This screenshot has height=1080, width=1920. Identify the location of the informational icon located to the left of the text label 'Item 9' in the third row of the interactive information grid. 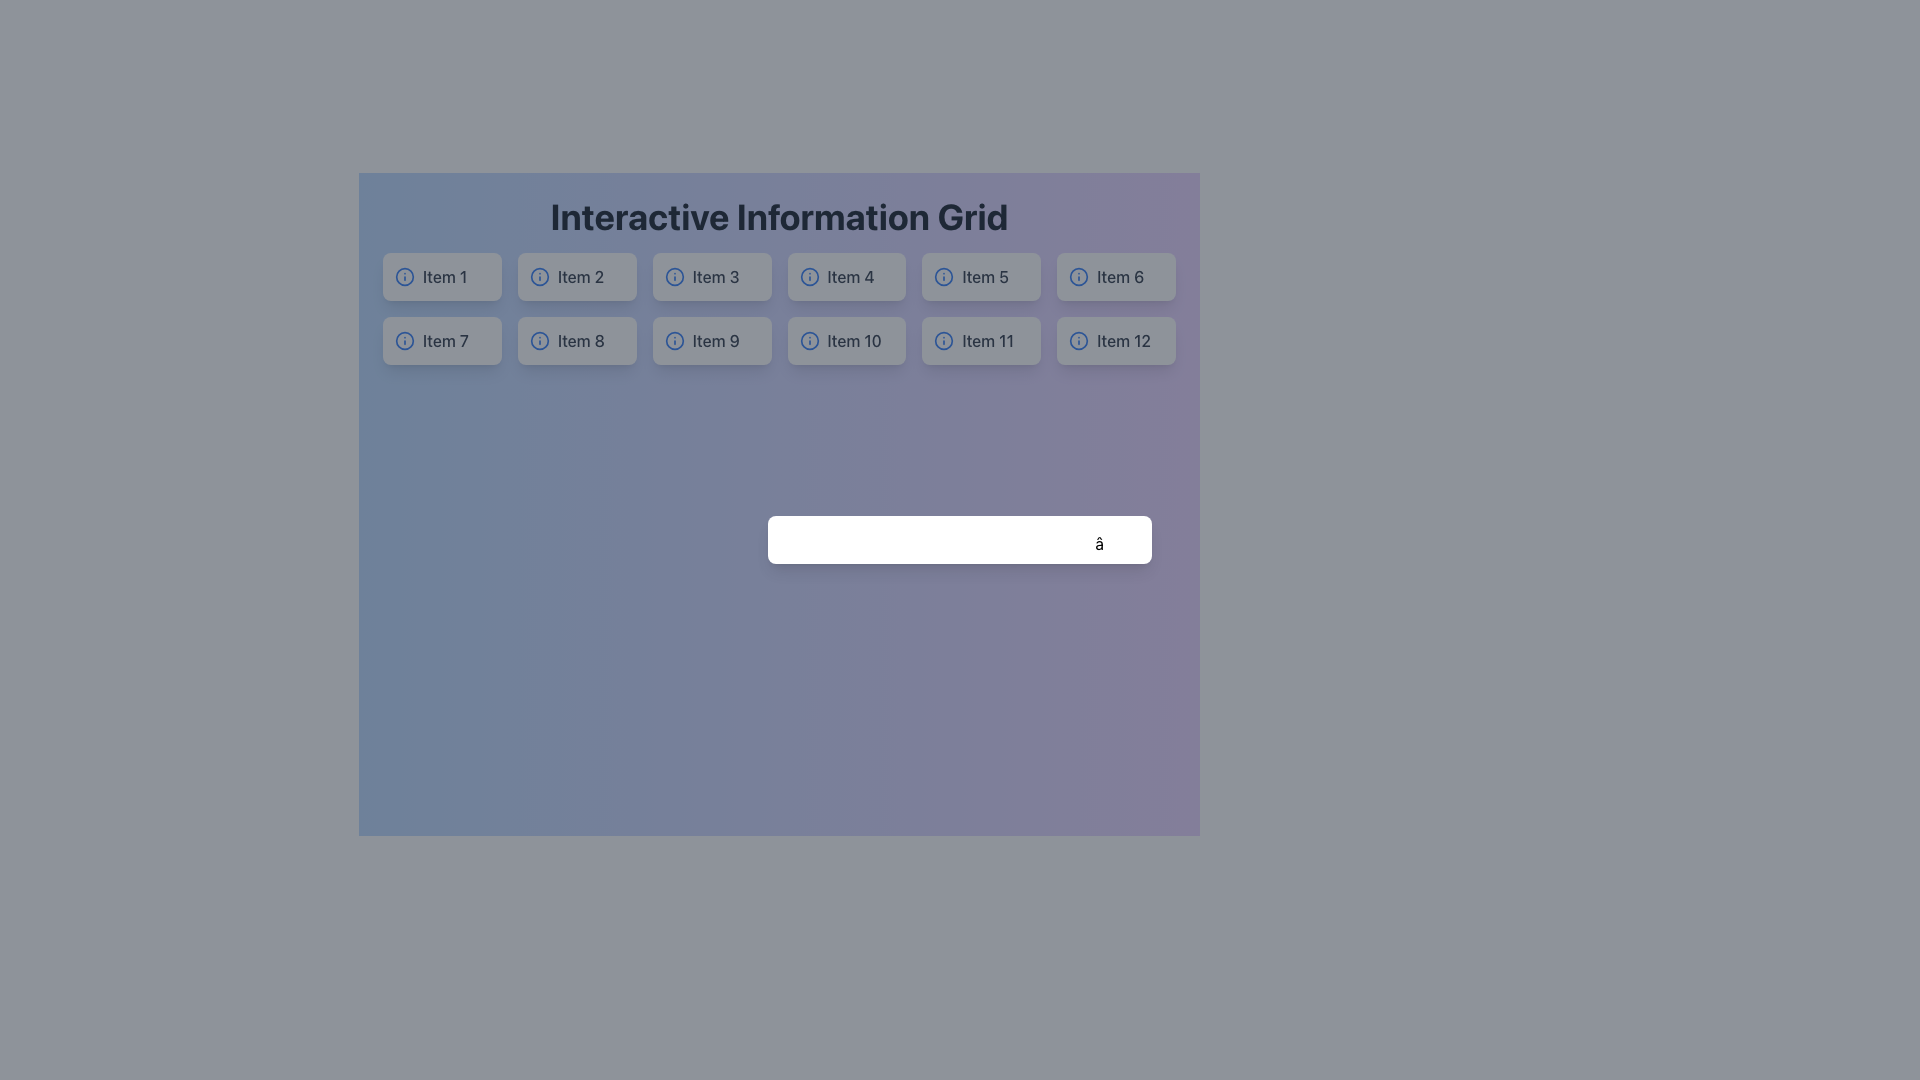
(674, 339).